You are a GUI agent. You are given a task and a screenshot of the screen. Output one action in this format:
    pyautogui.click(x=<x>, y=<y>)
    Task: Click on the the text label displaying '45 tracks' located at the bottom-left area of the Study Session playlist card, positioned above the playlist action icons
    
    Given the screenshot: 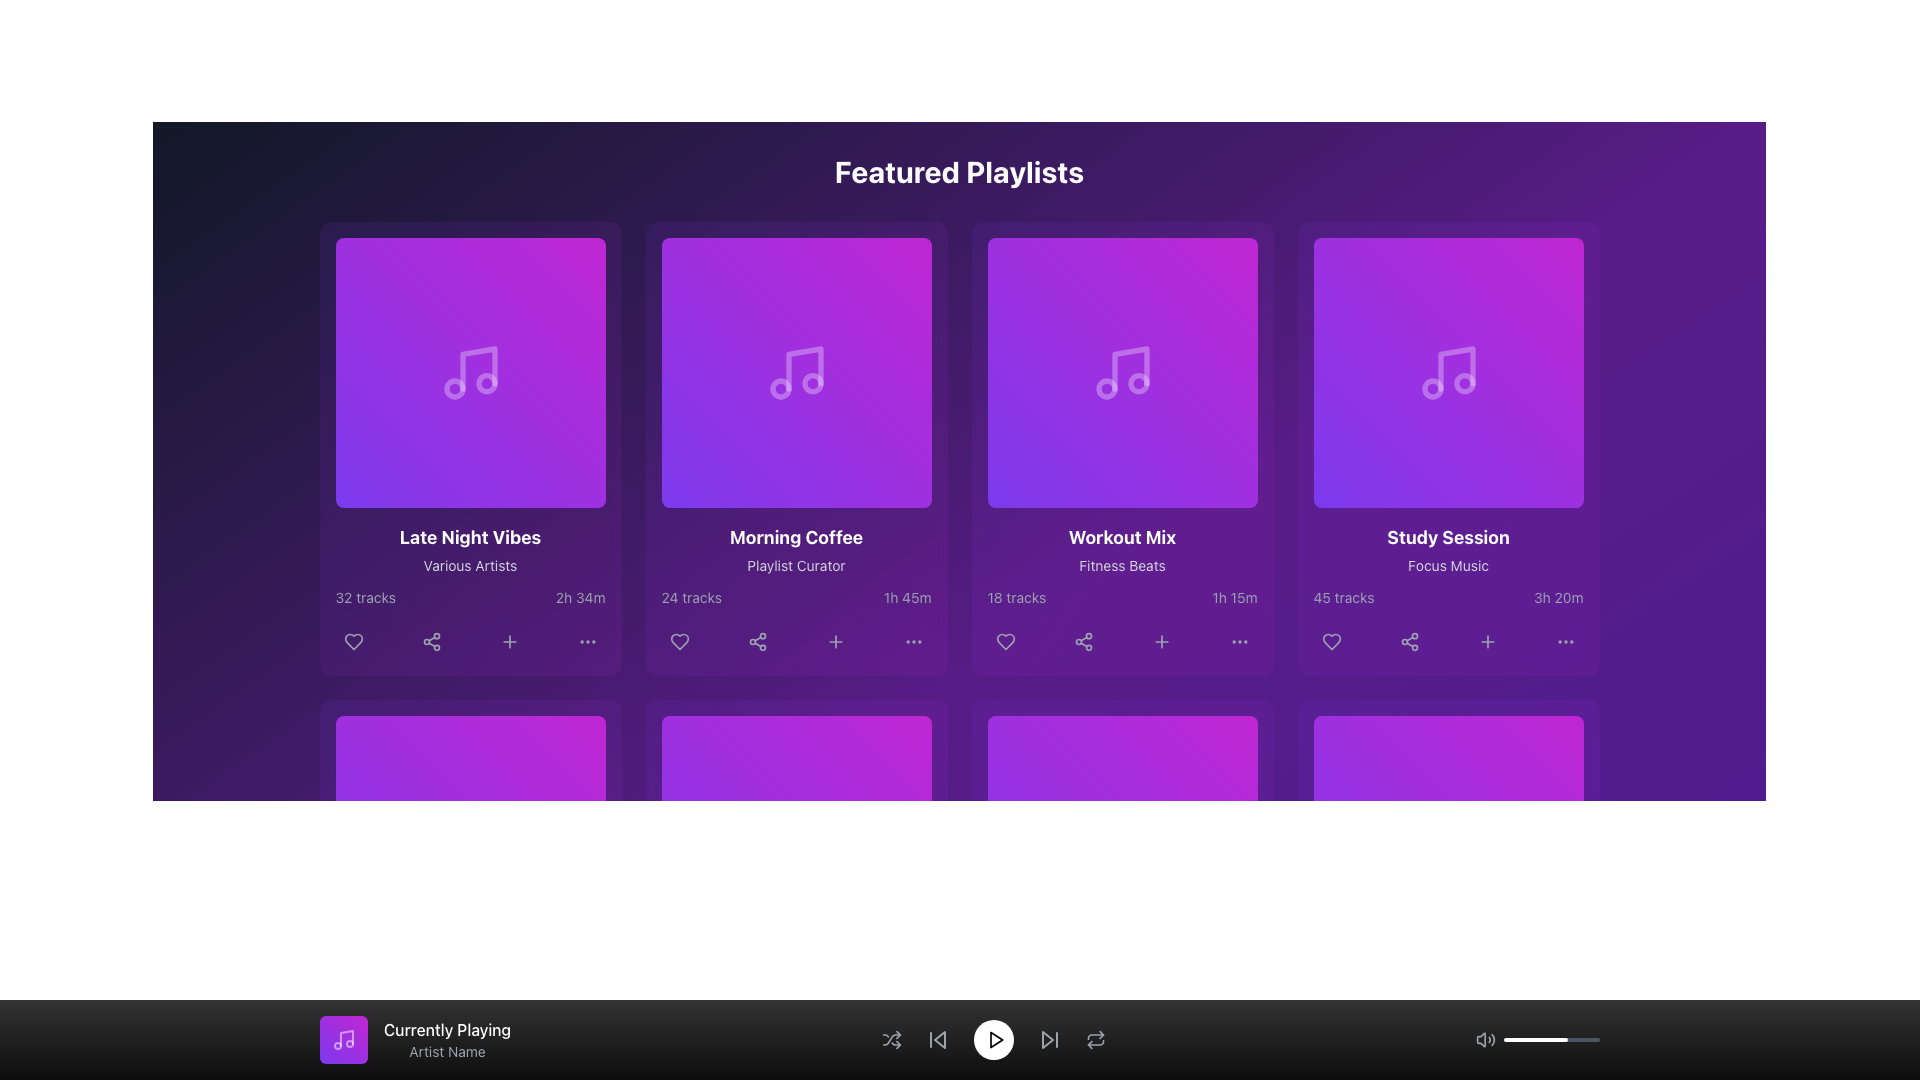 What is the action you would take?
    pyautogui.click(x=1344, y=596)
    